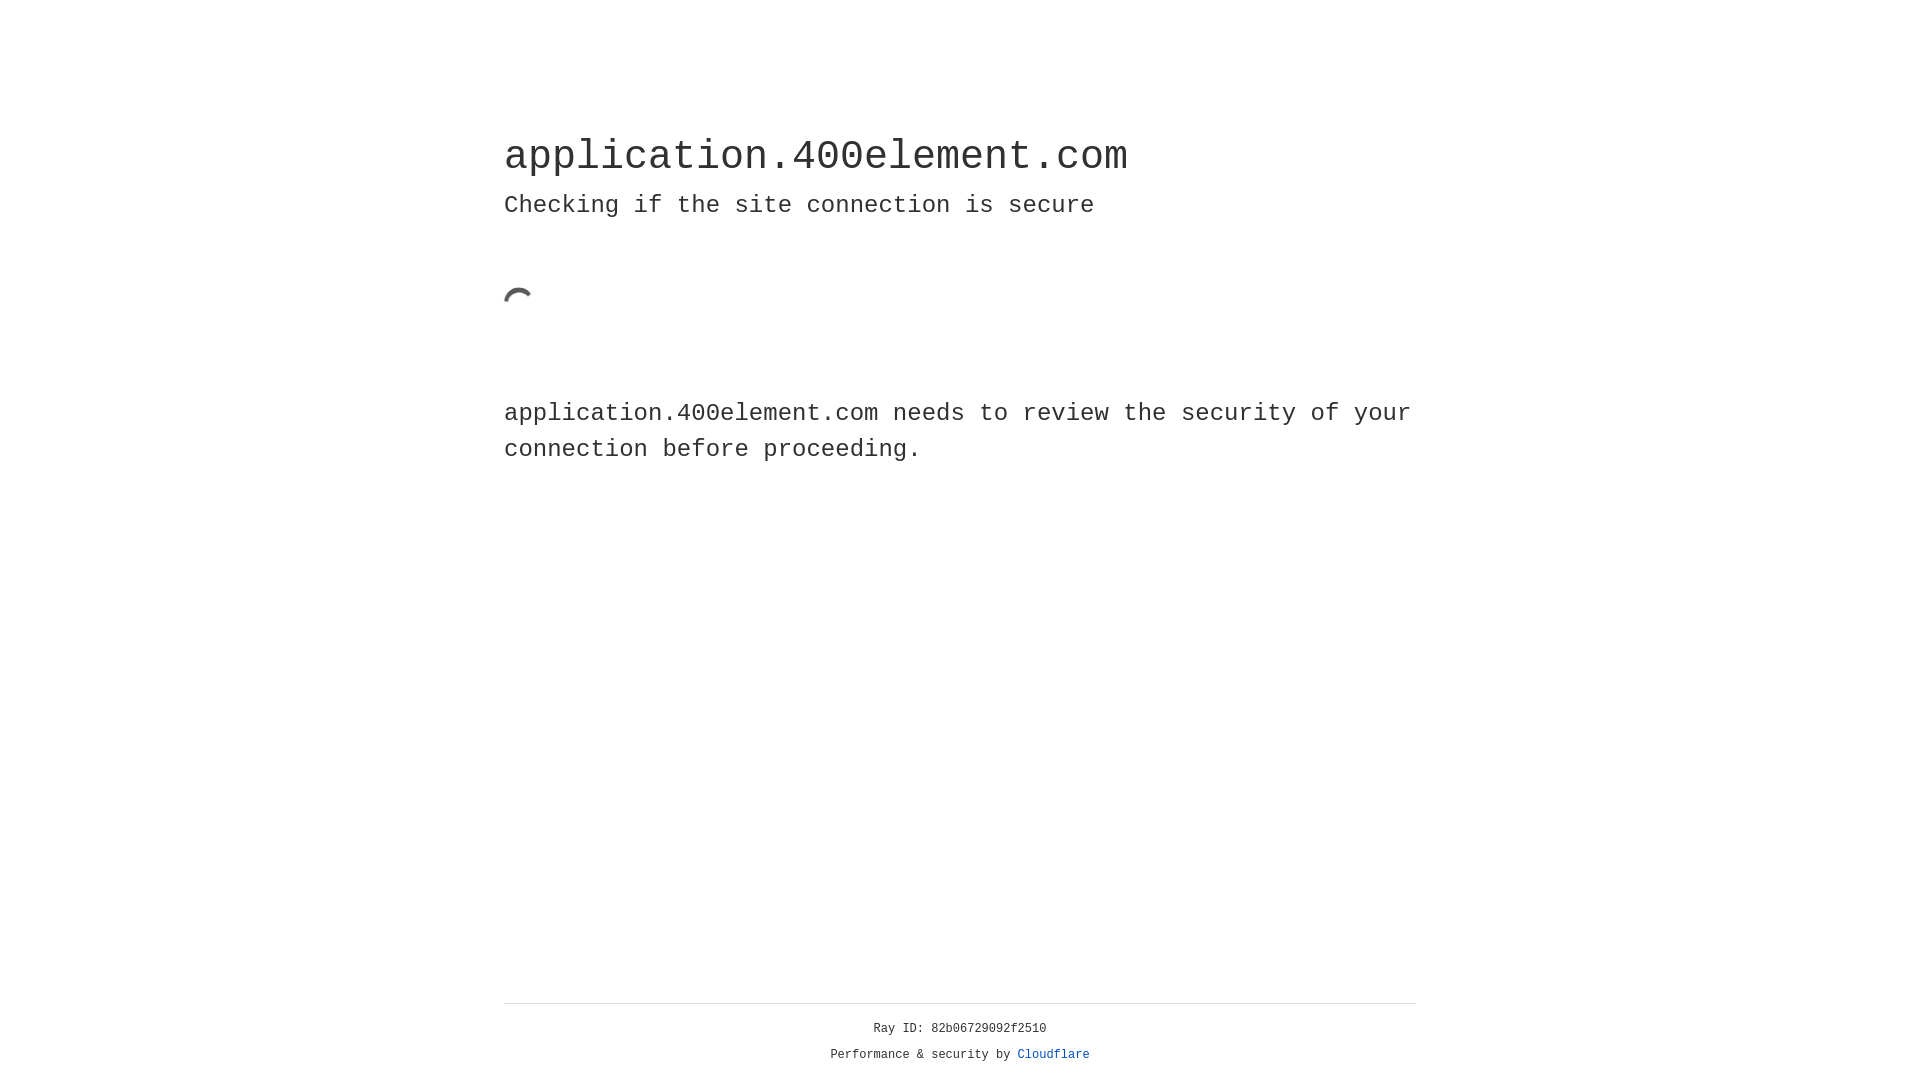  I want to click on 'Cloudflare', so click(1053, 1054).